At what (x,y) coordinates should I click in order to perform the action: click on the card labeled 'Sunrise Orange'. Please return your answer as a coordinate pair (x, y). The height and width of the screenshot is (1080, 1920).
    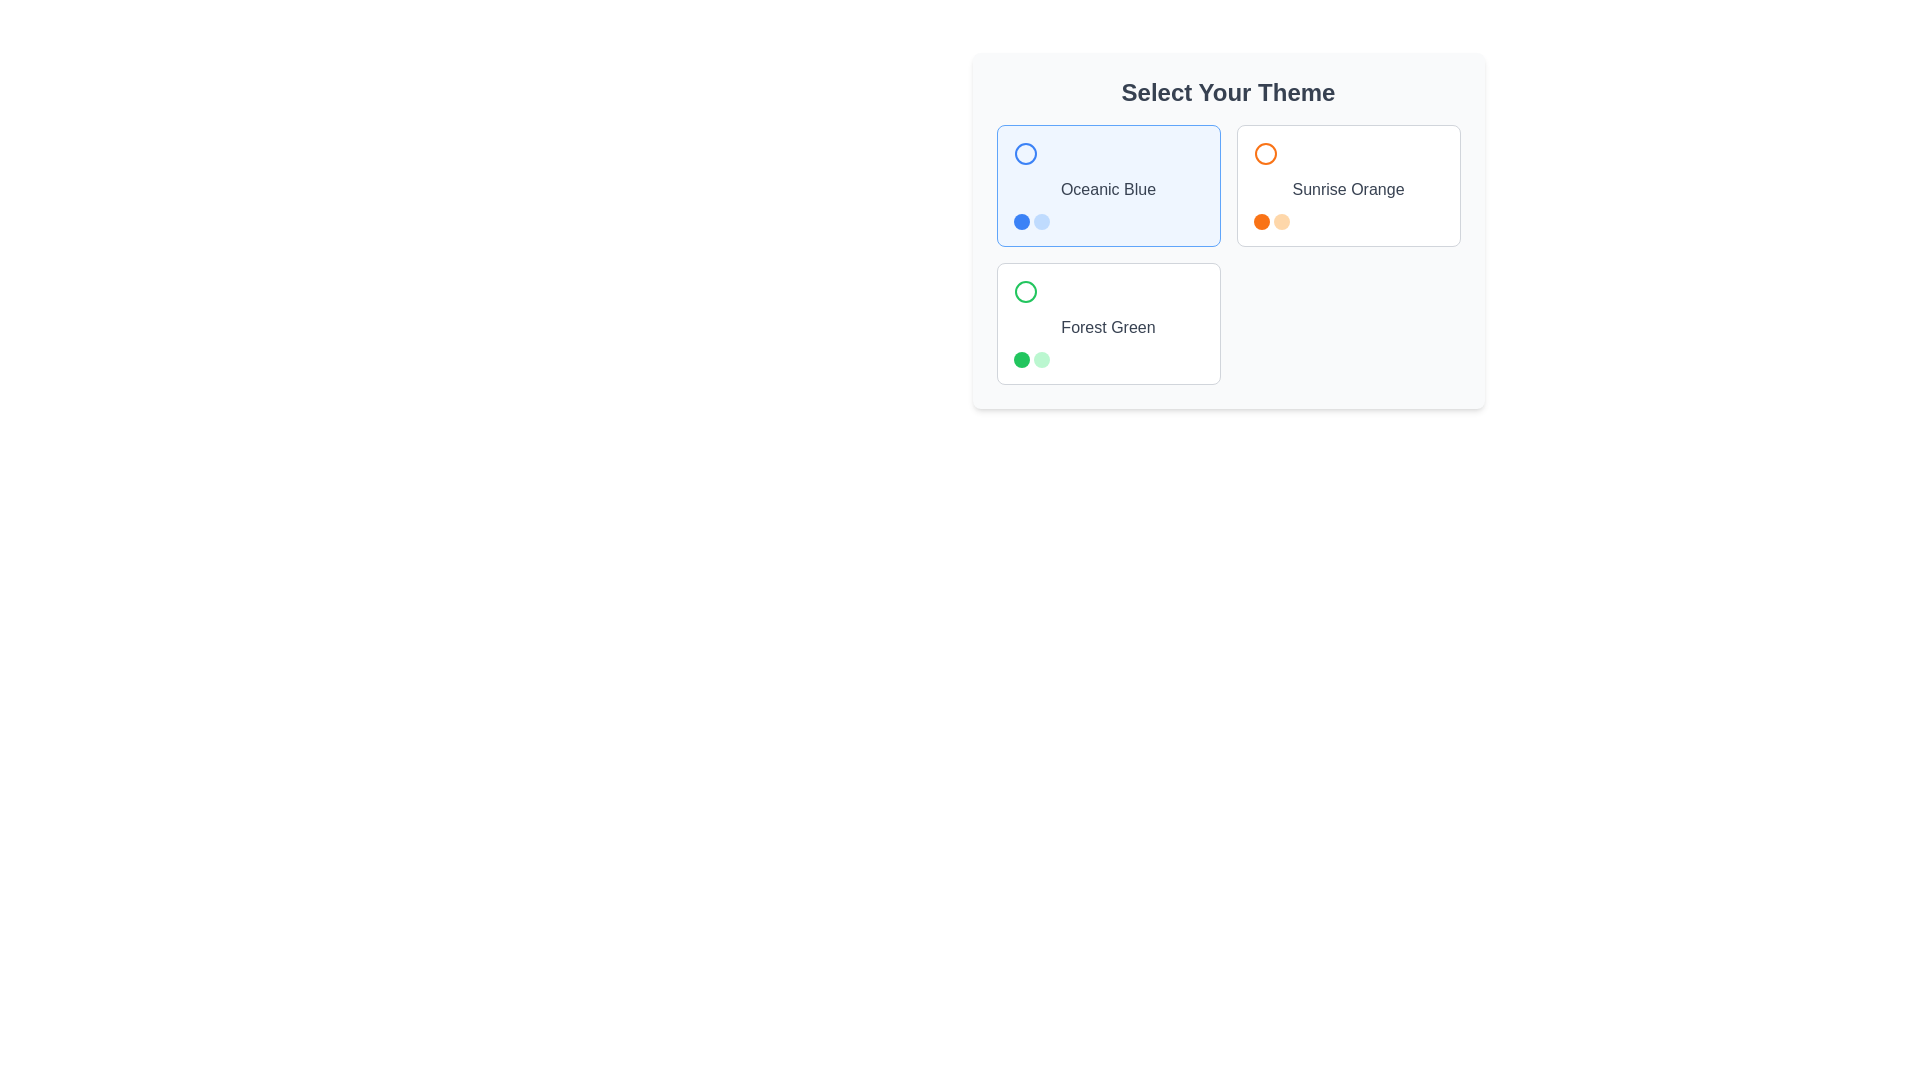
    Looking at the image, I should click on (1348, 185).